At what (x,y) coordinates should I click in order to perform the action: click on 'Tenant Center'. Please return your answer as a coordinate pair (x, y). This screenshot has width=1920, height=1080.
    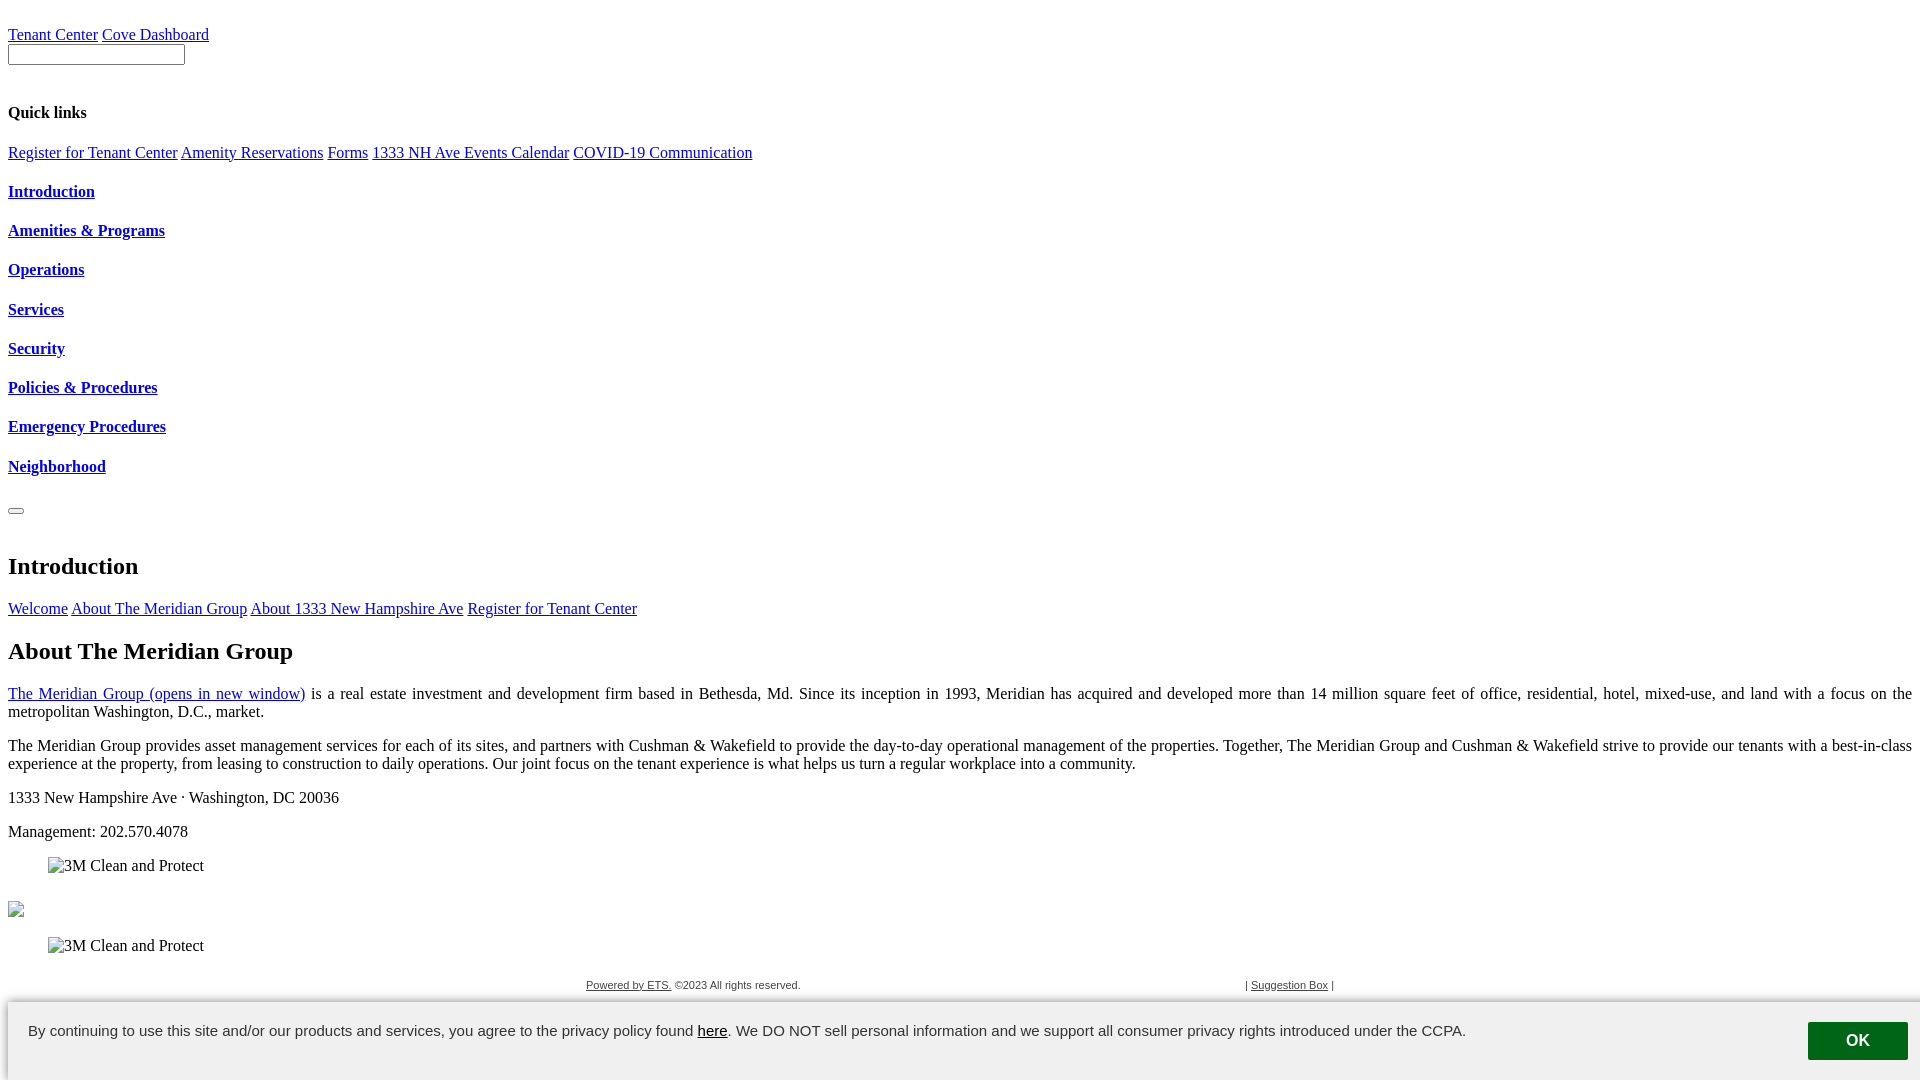
    Looking at the image, I should click on (8, 34).